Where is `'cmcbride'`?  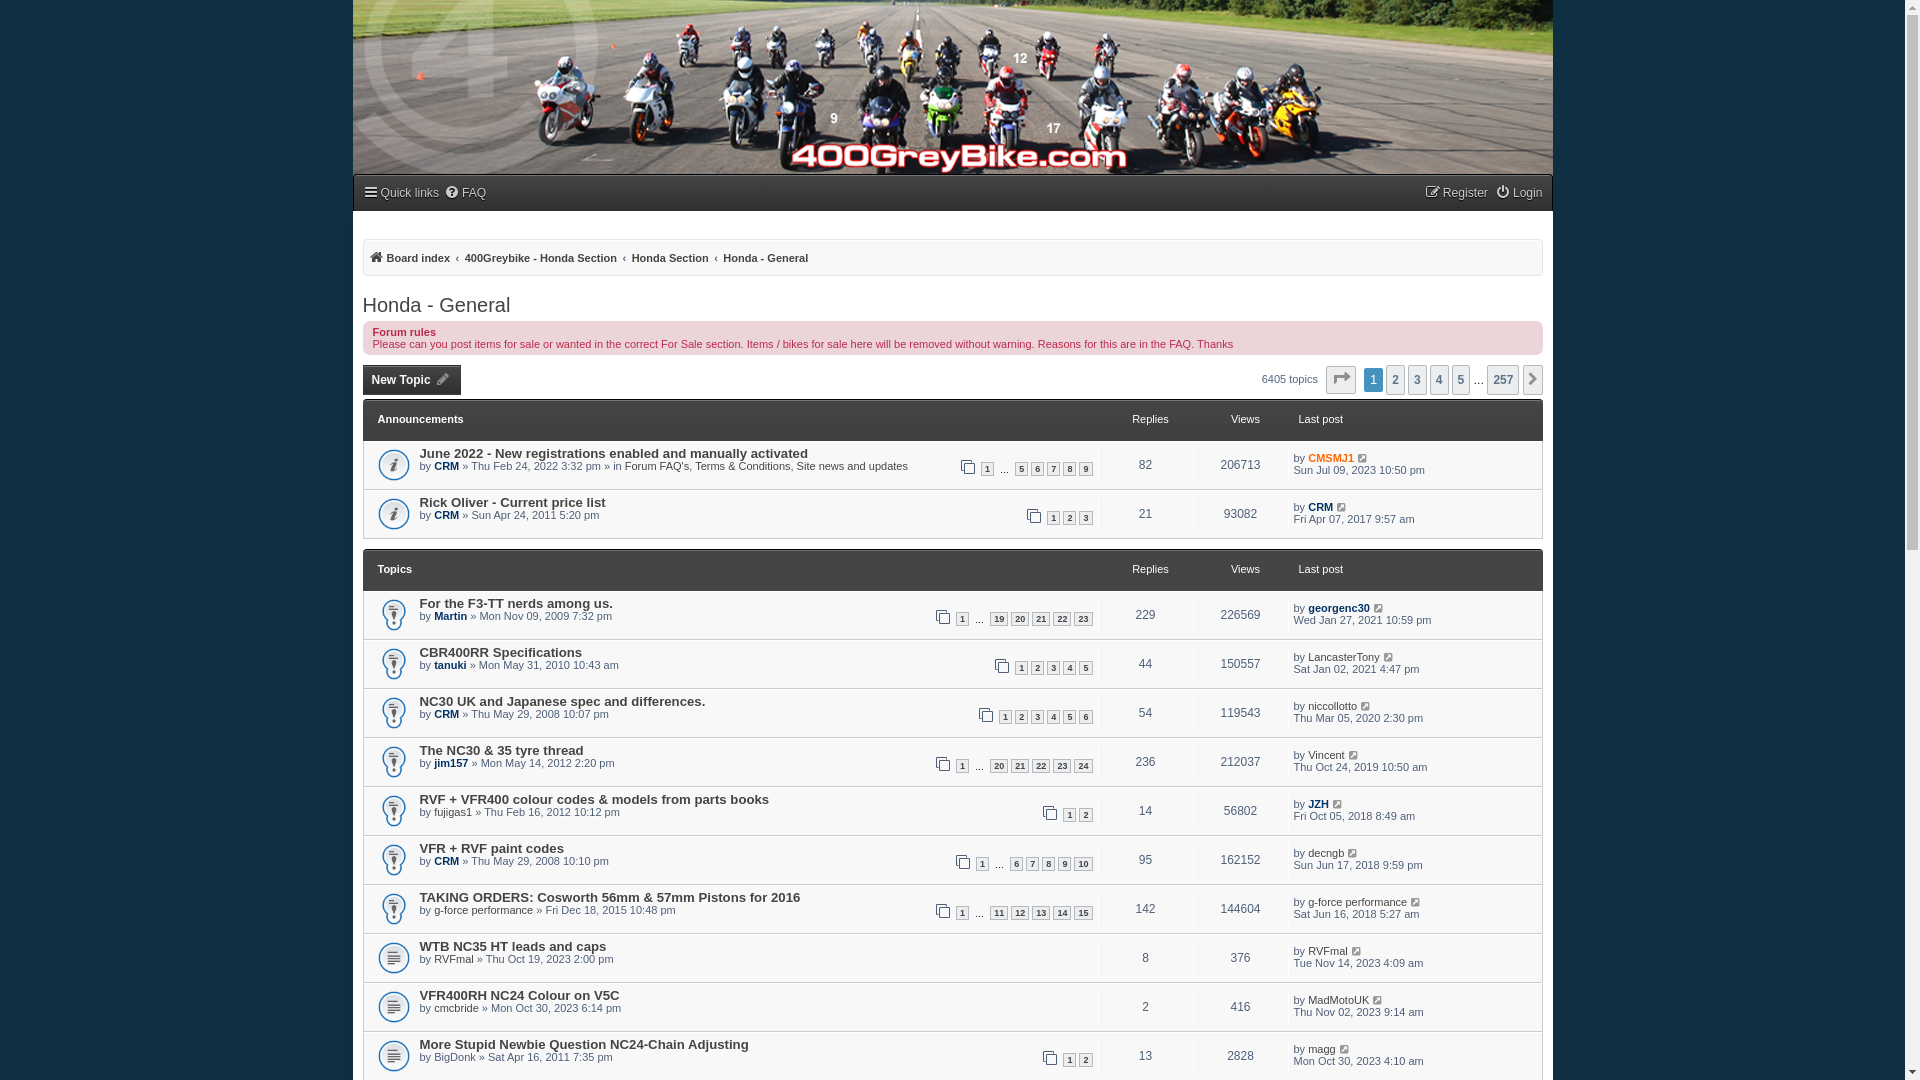
'cmcbride' is located at coordinates (455, 1007).